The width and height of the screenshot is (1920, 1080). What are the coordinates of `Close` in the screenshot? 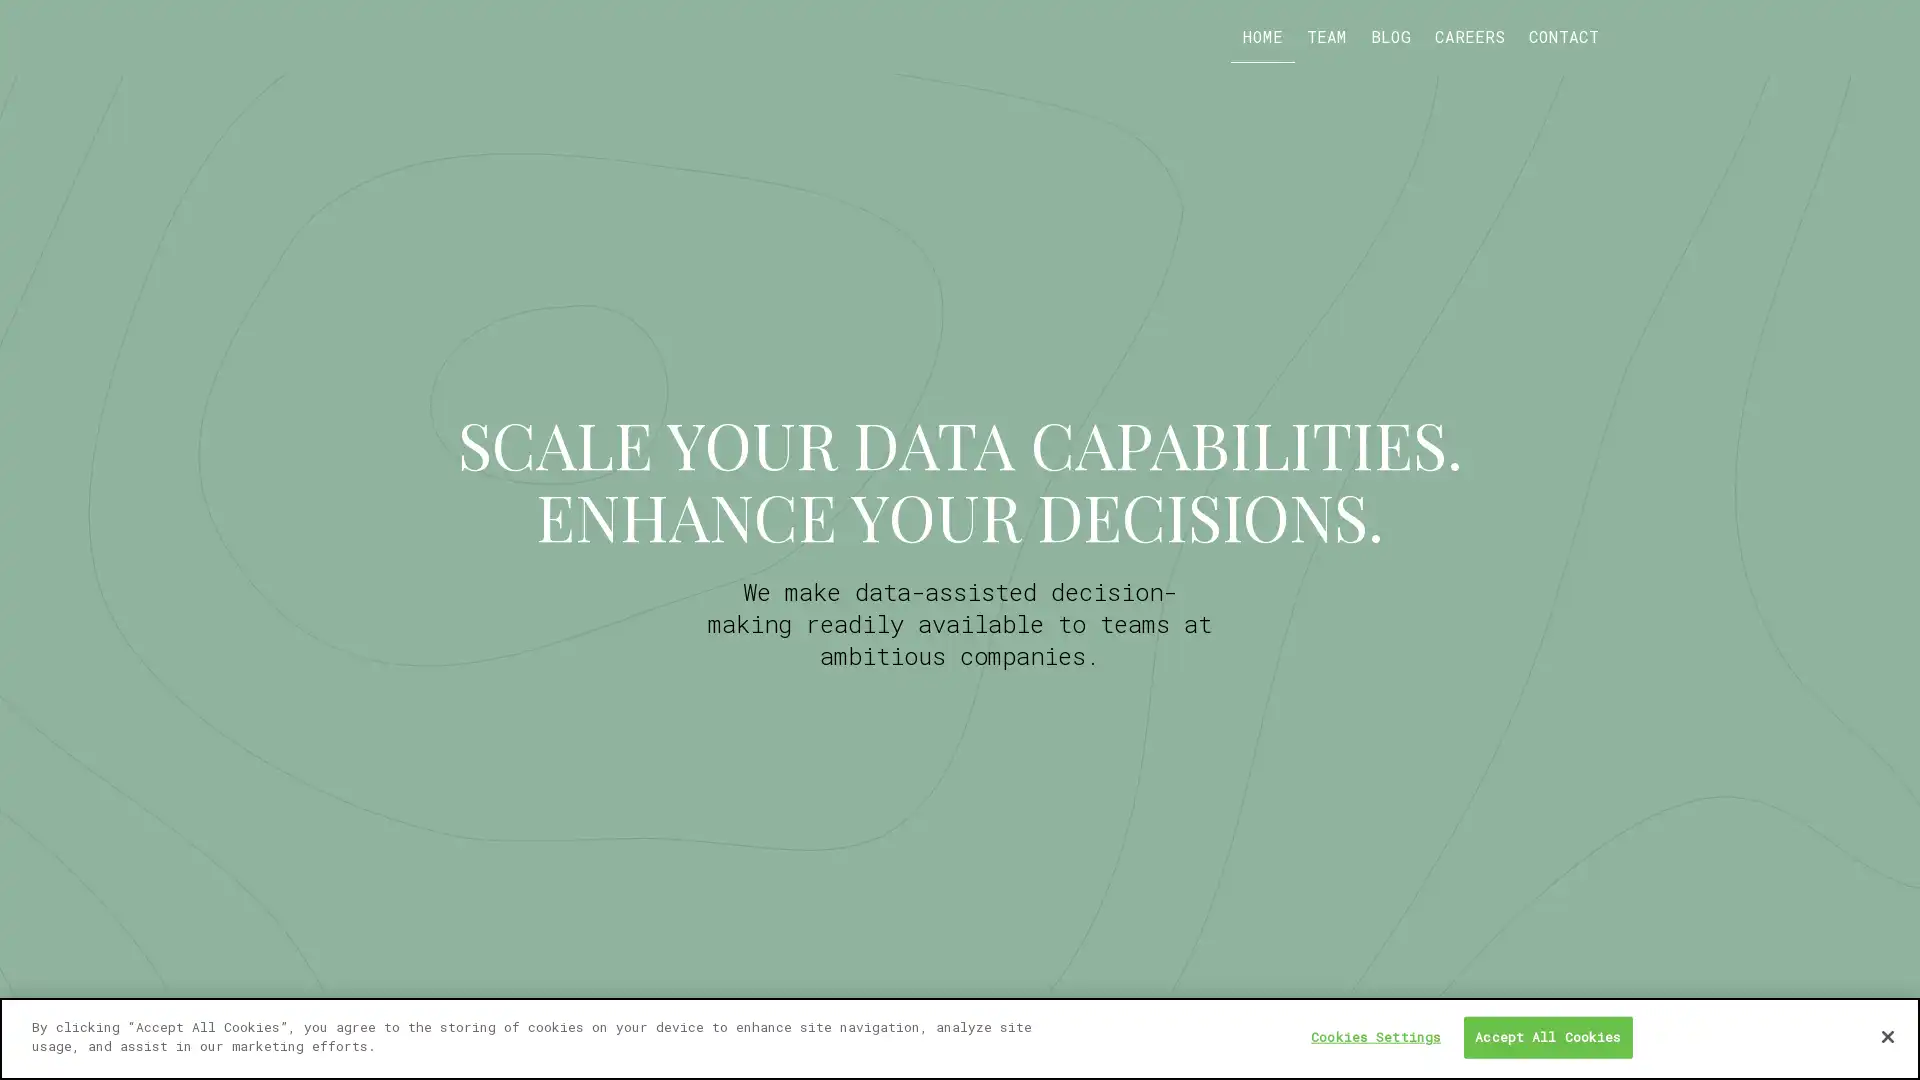 It's located at (1886, 1035).